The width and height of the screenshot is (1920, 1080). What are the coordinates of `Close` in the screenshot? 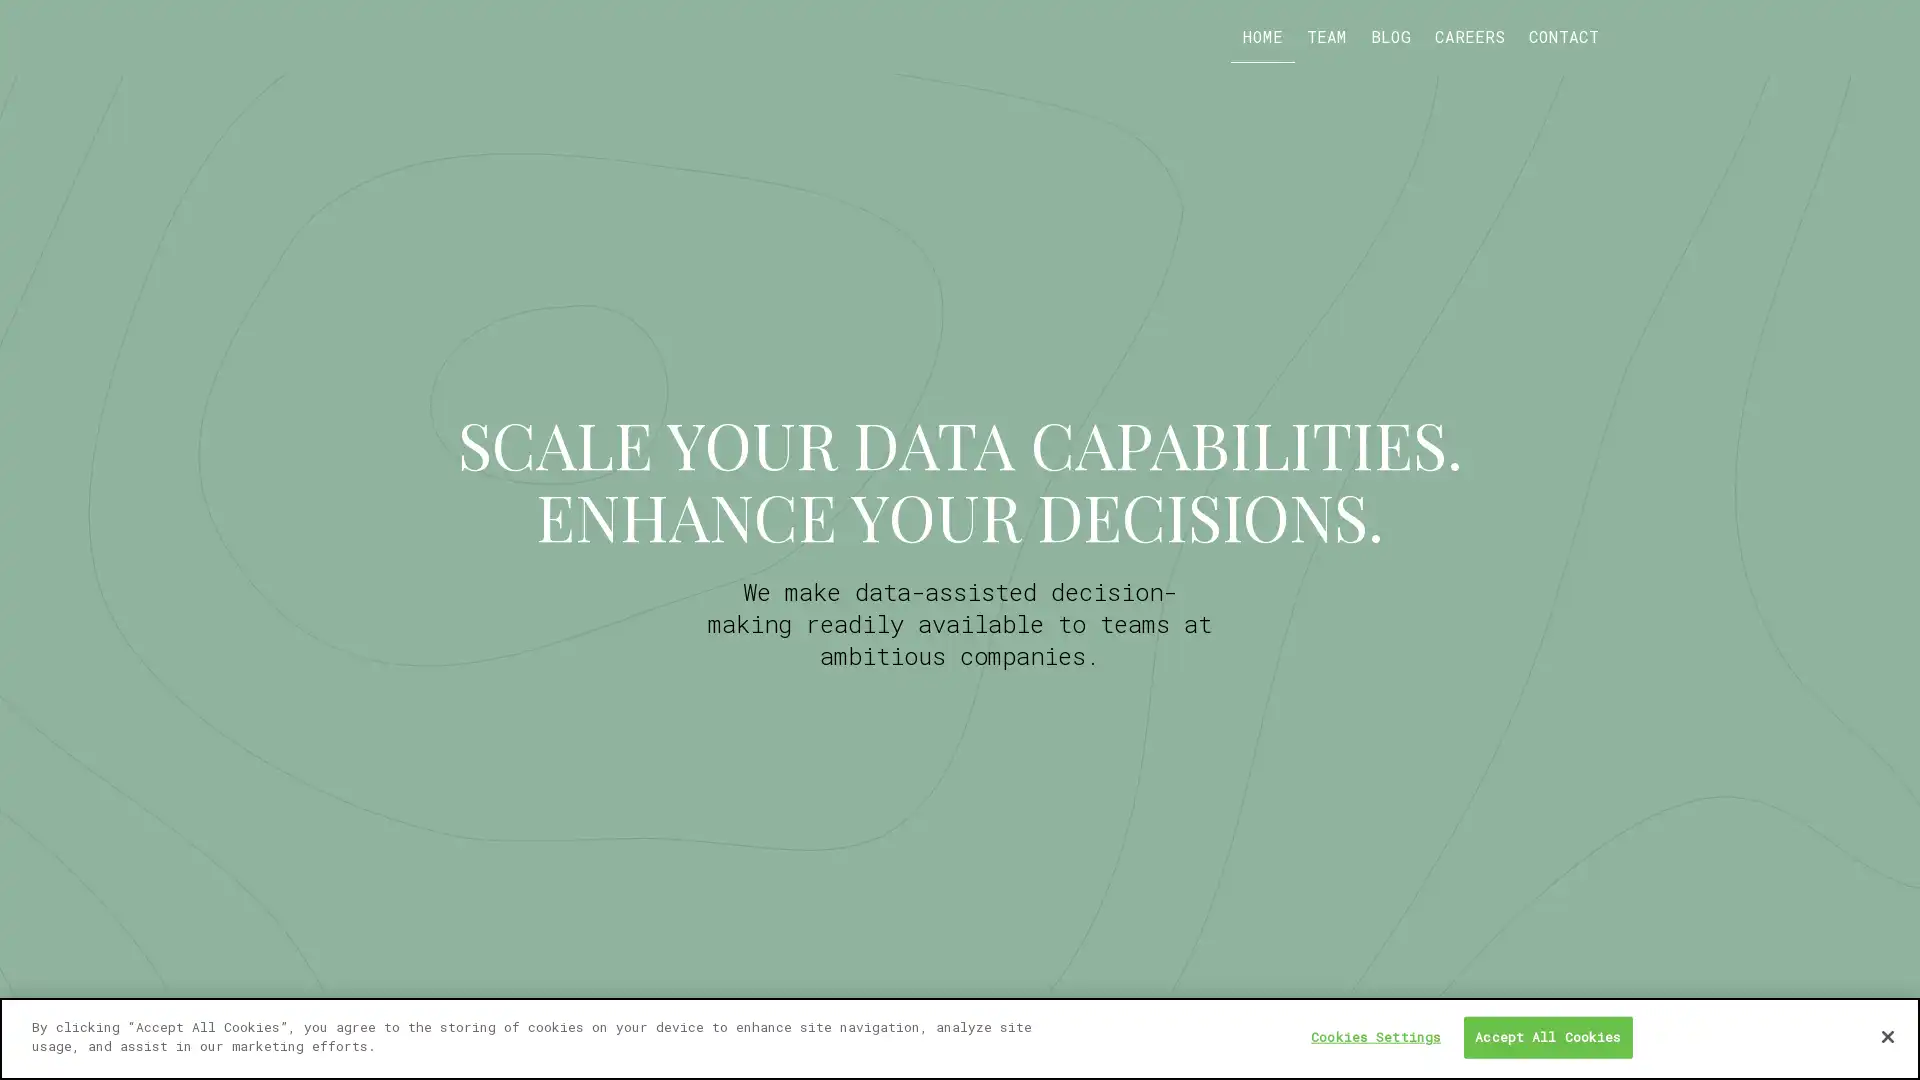 It's located at (1886, 1035).